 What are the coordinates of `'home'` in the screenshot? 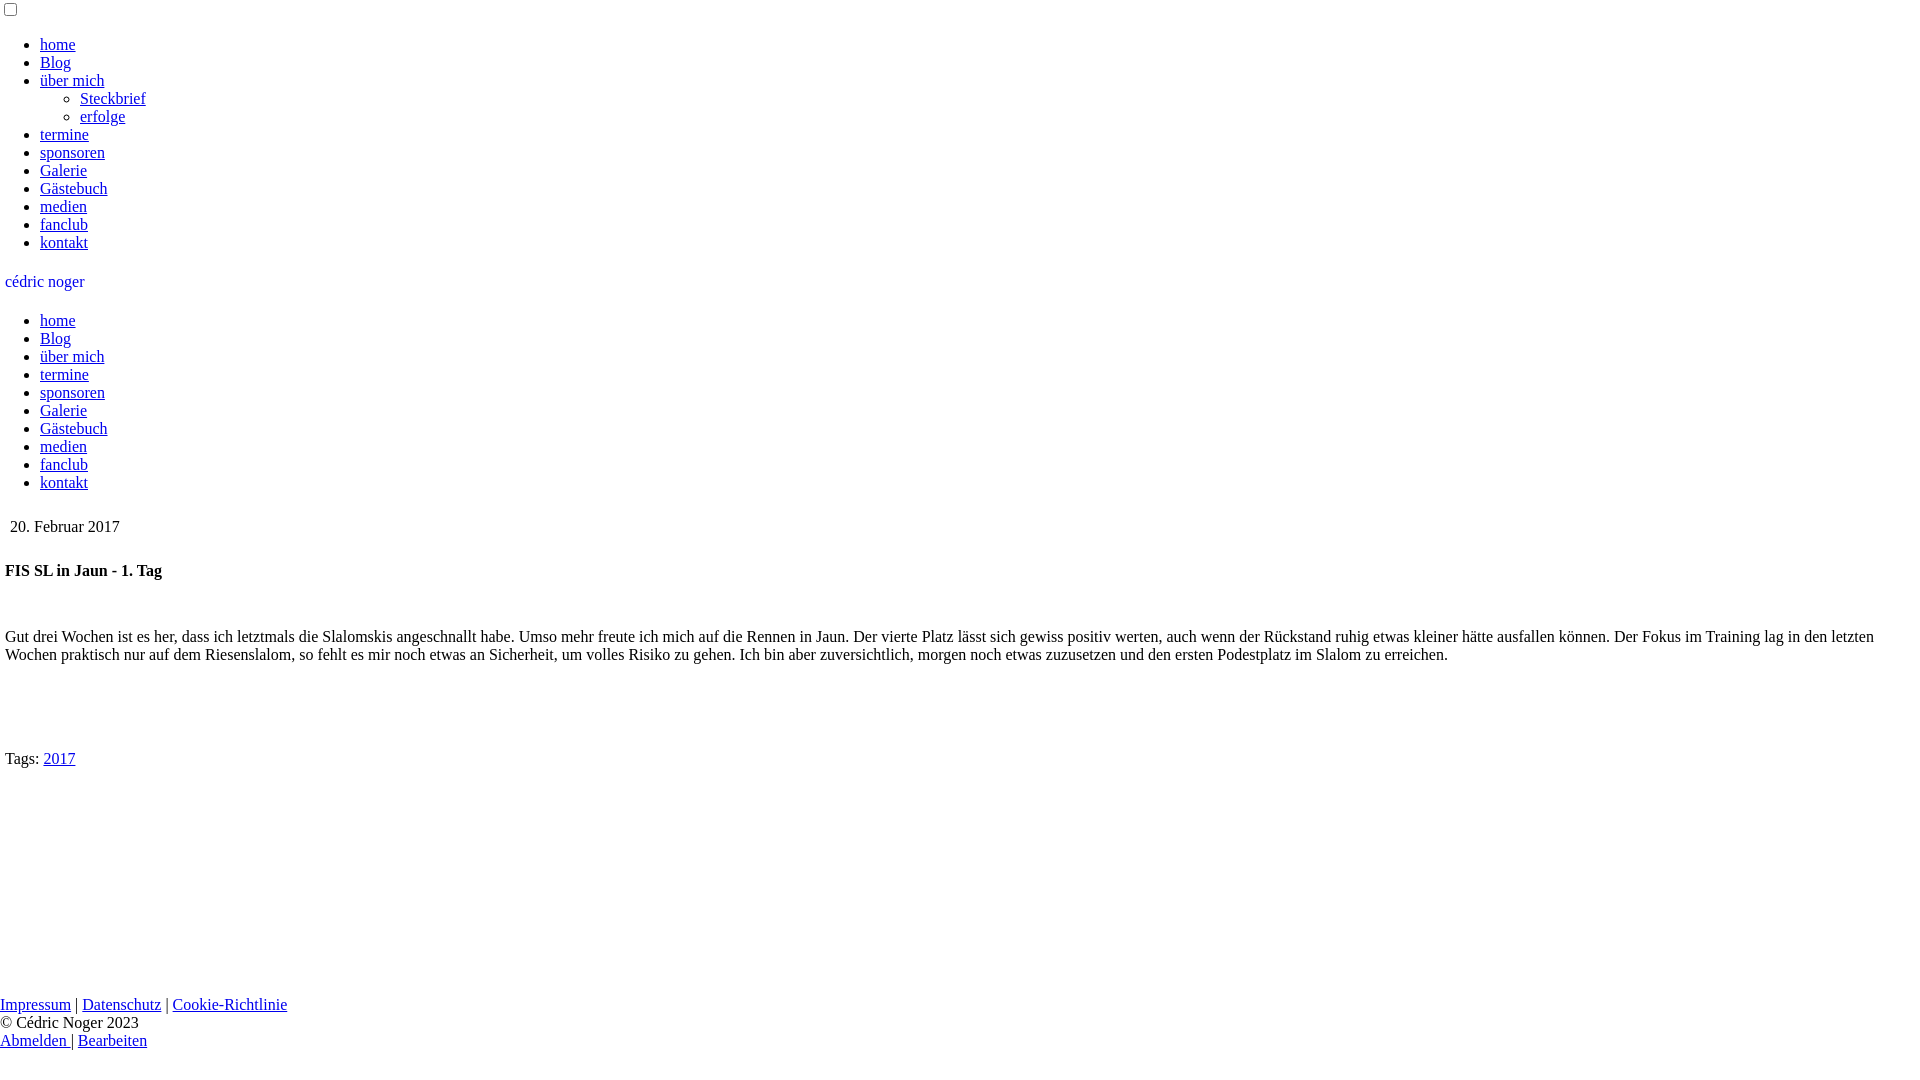 It's located at (57, 319).